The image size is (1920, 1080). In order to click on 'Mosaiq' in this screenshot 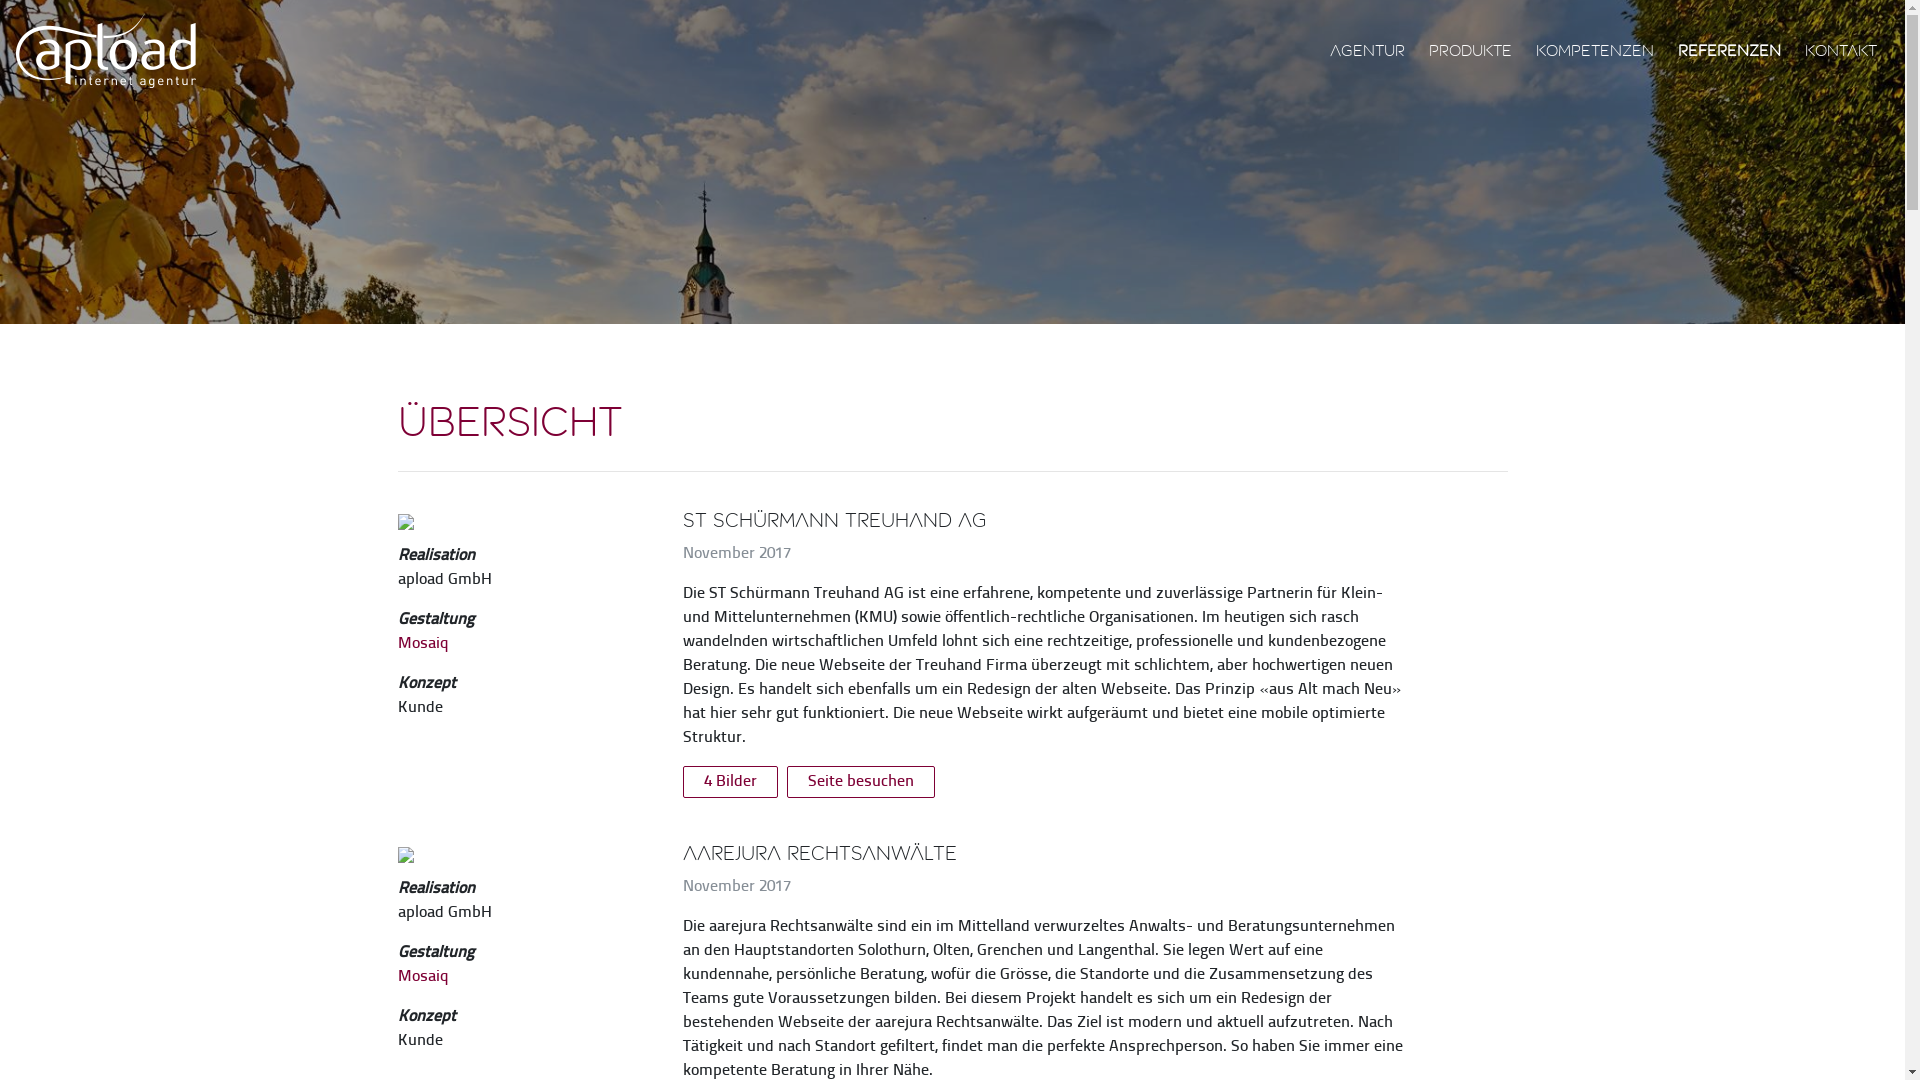, I will do `click(422, 975)`.